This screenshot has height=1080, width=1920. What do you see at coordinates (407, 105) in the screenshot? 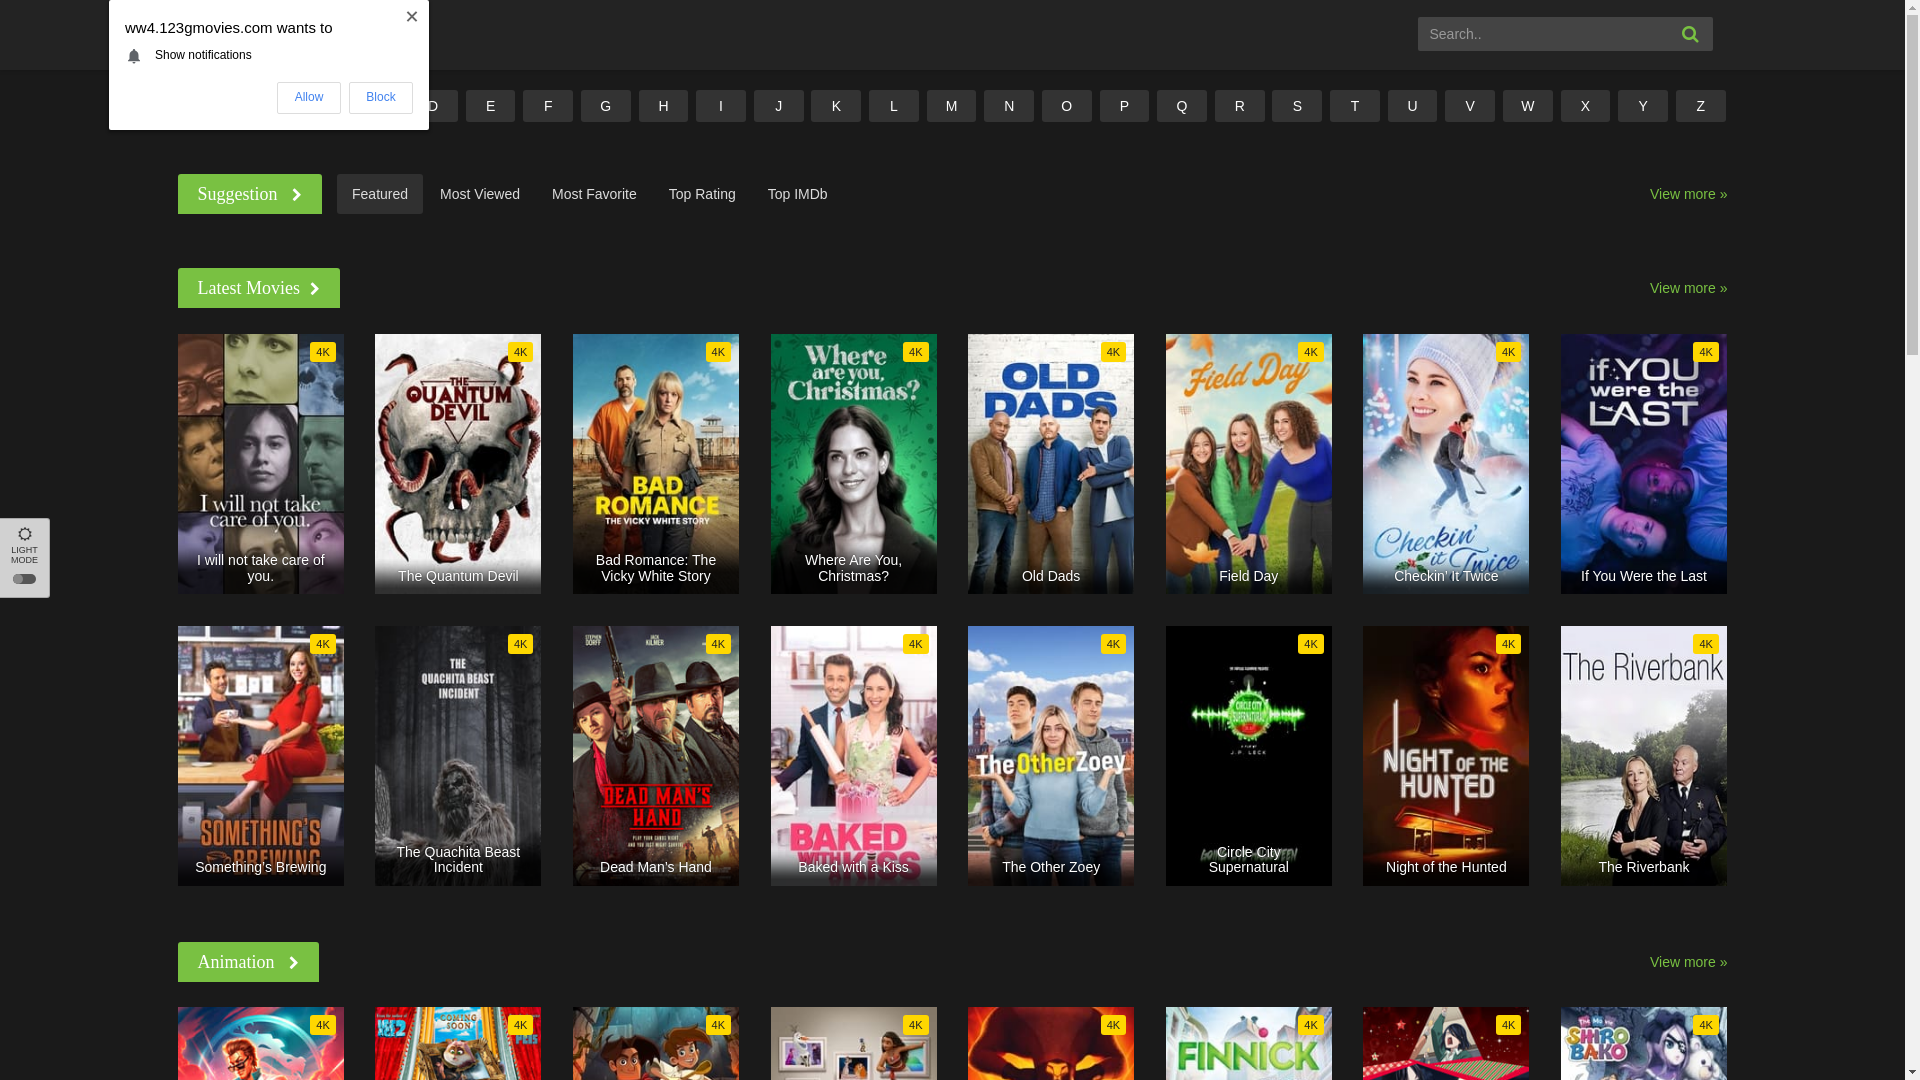
I see `'D'` at bounding box center [407, 105].